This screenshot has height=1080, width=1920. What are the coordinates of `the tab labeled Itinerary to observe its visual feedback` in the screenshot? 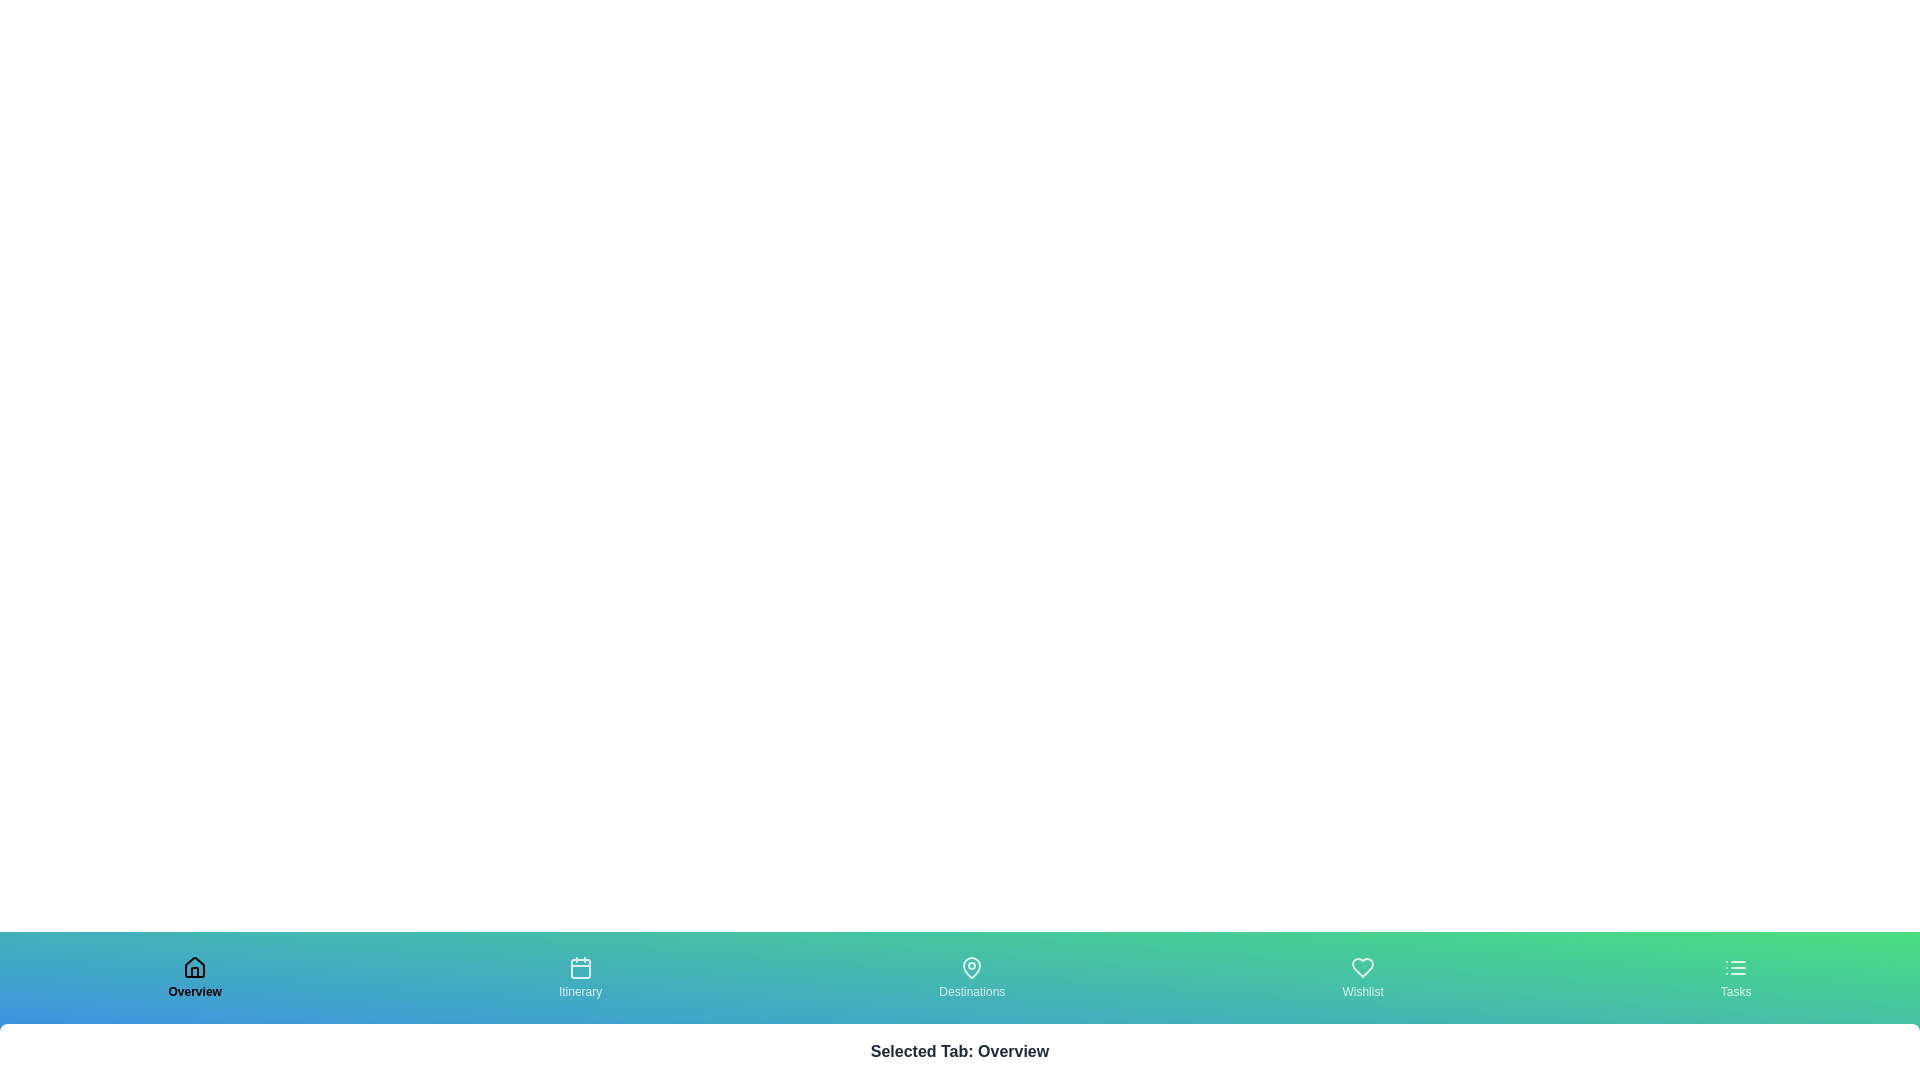 It's located at (579, 977).